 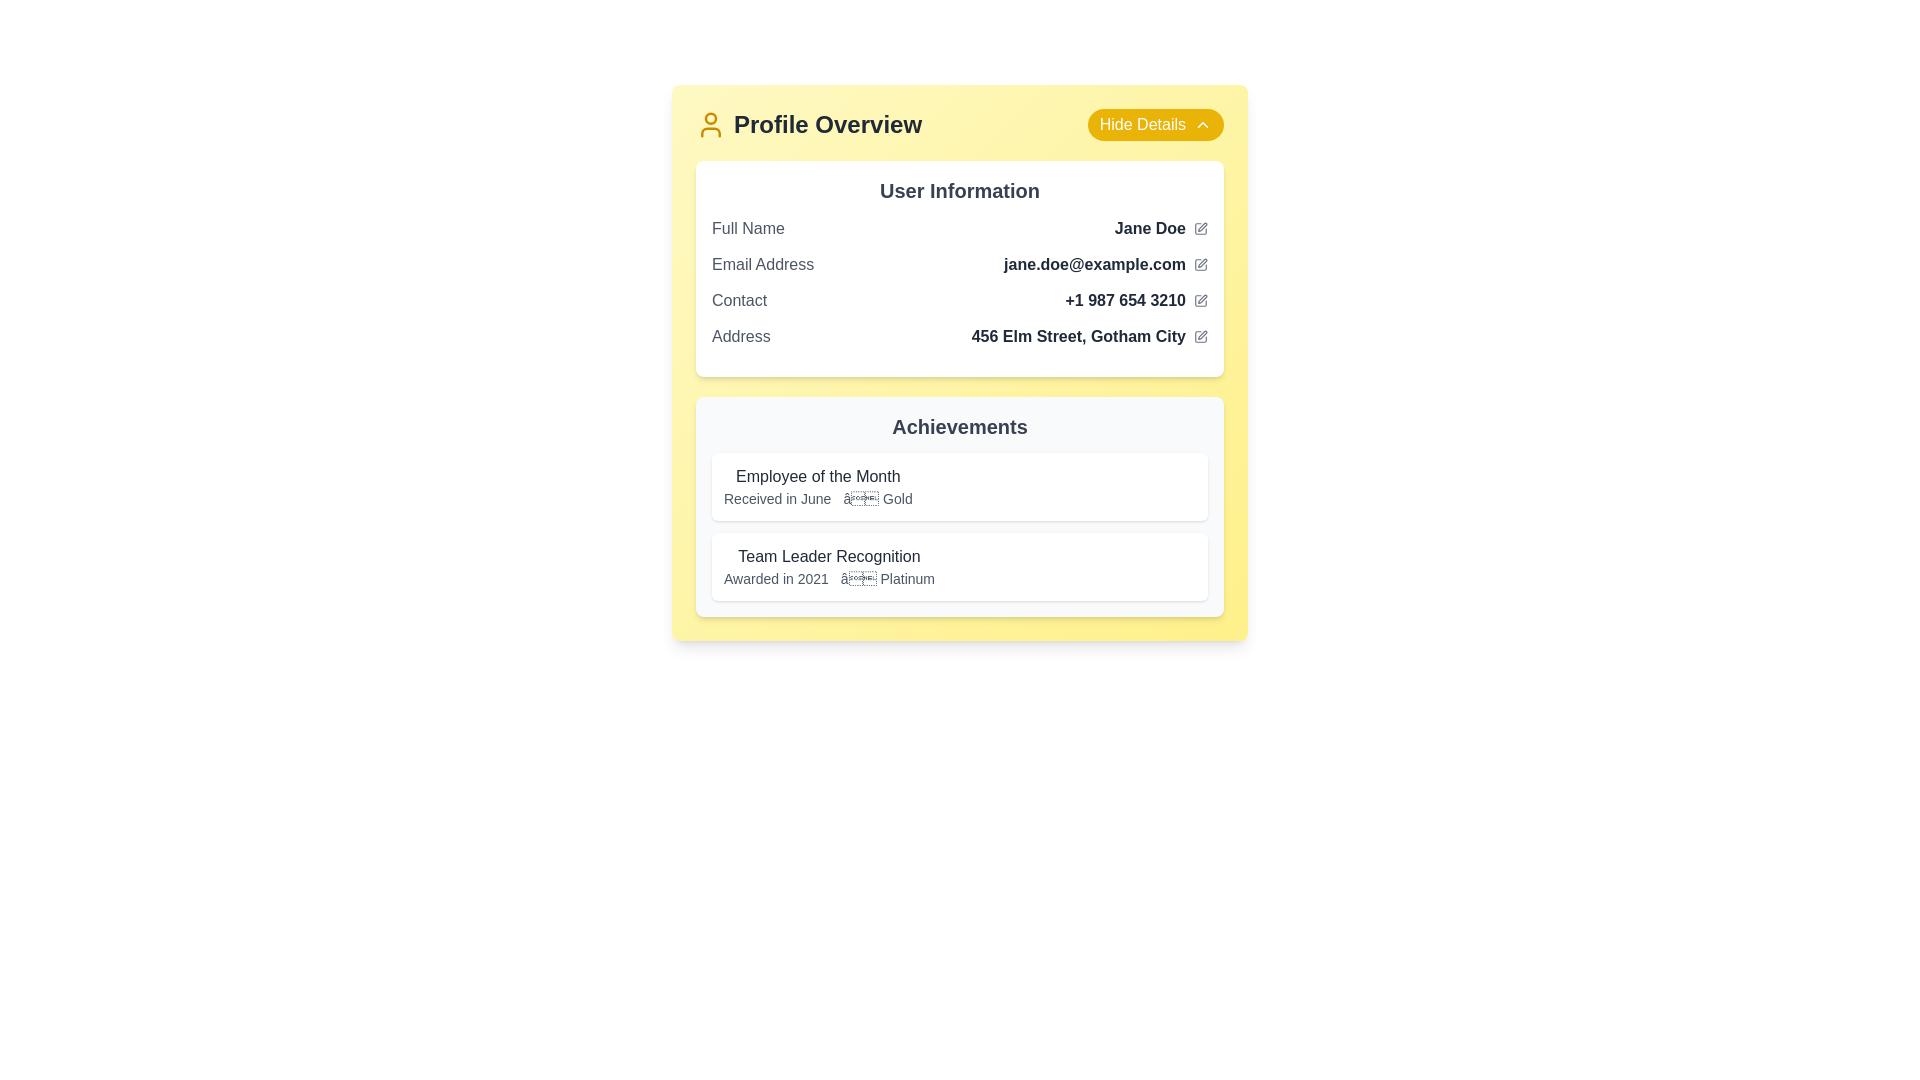 What do you see at coordinates (1202, 124) in the screenshot?
I see `the downward-facing chevron-shaped arrow icon located to the right of the 'Hide Details' text` at bounding box center [1202, 124].